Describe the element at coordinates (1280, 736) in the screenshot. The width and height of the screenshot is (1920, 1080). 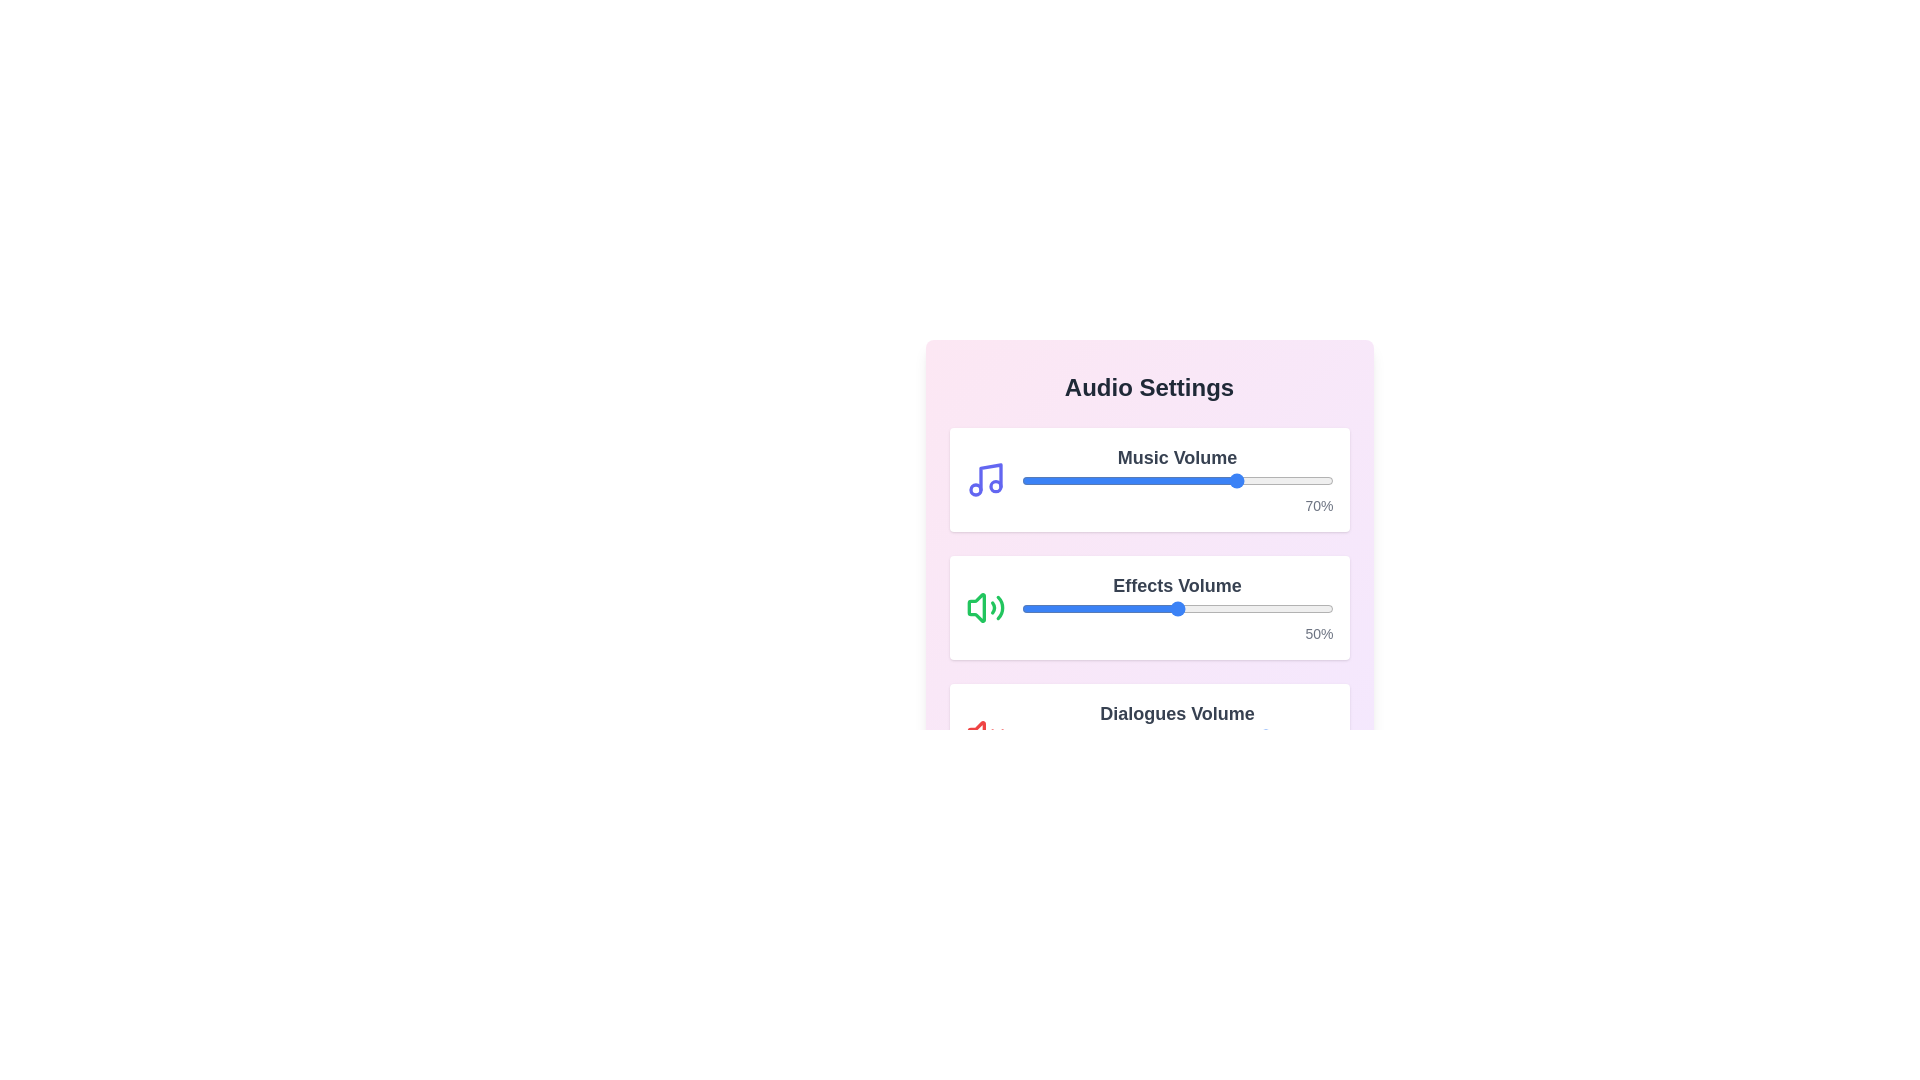
I see `the Dialogues Volume slider to 83%` at that location.